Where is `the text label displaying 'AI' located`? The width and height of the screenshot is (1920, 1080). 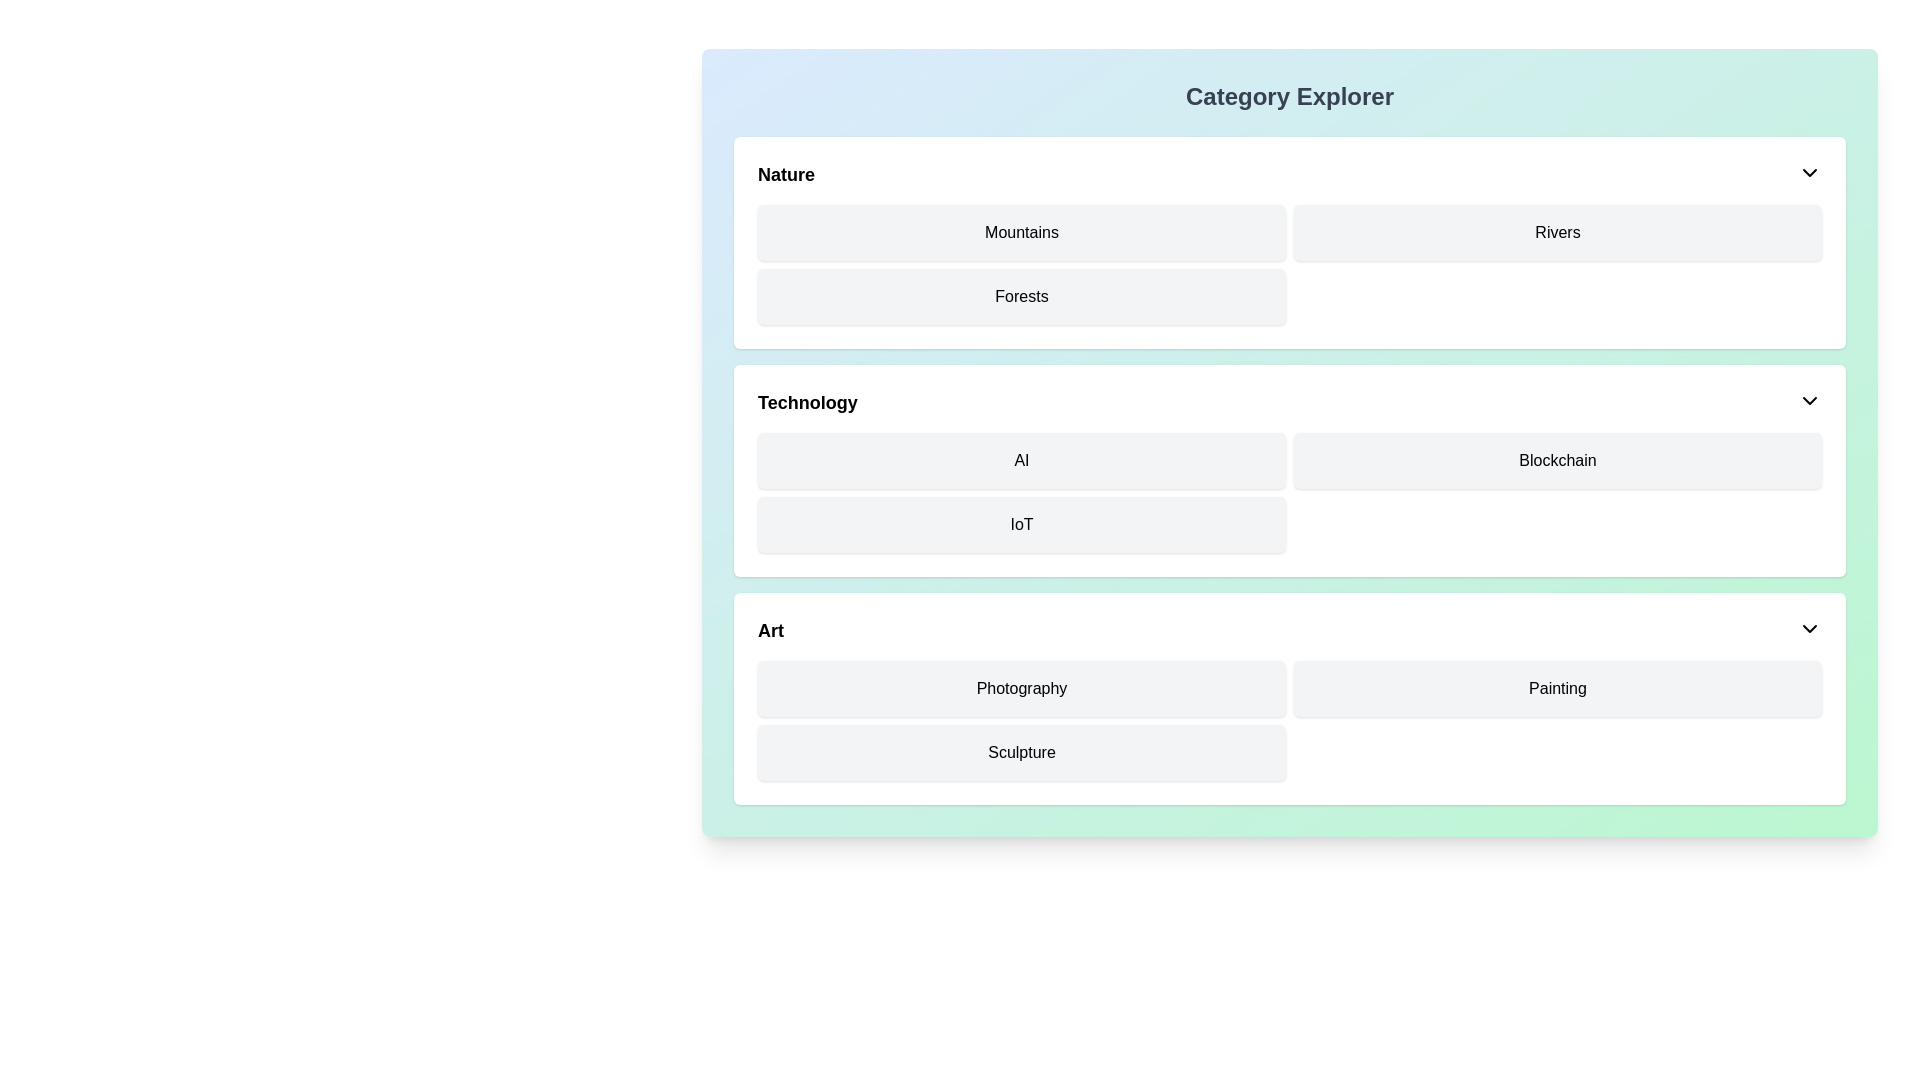
the text label displaying 'AI' located is located at coordinates (1022, 461).